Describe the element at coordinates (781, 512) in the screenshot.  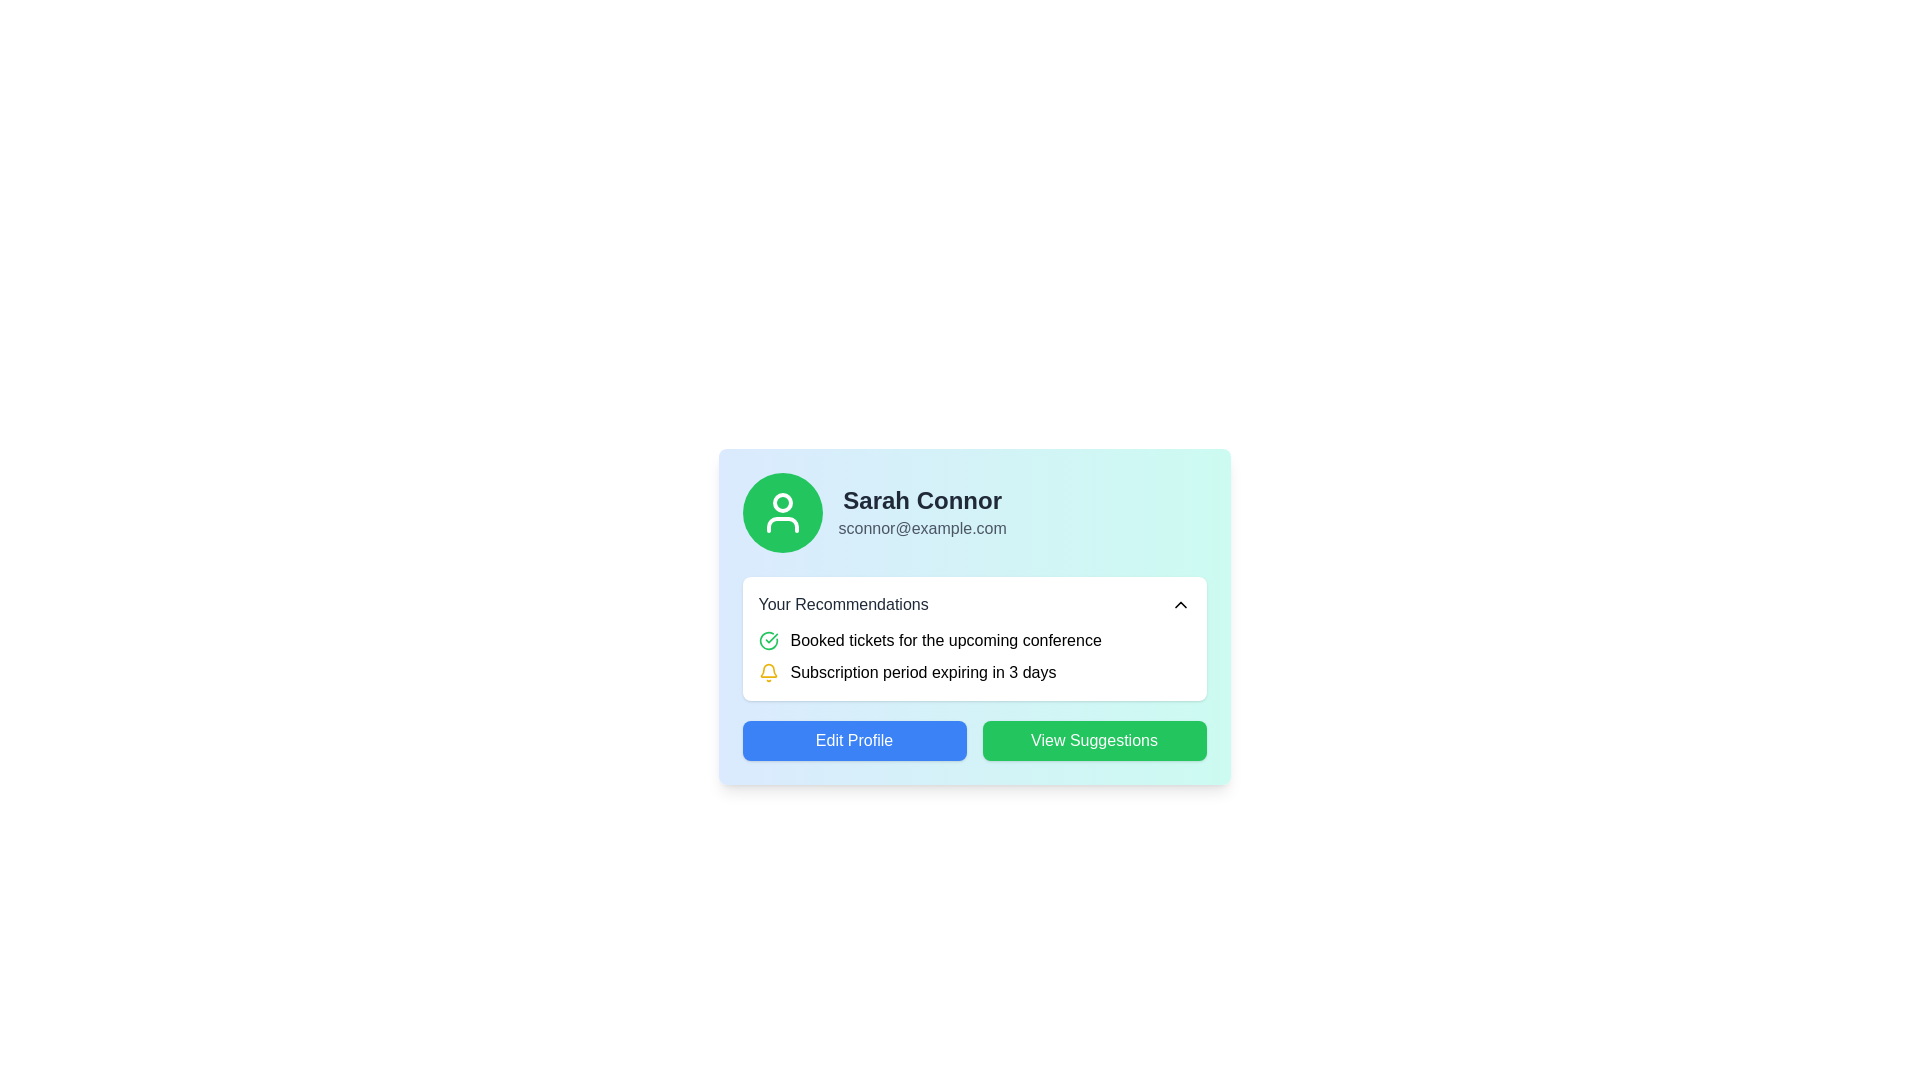
I see `the user profile icon represented by a circular design with white strokes on a green background, located in the top-left corner of the user profile card` at that location.